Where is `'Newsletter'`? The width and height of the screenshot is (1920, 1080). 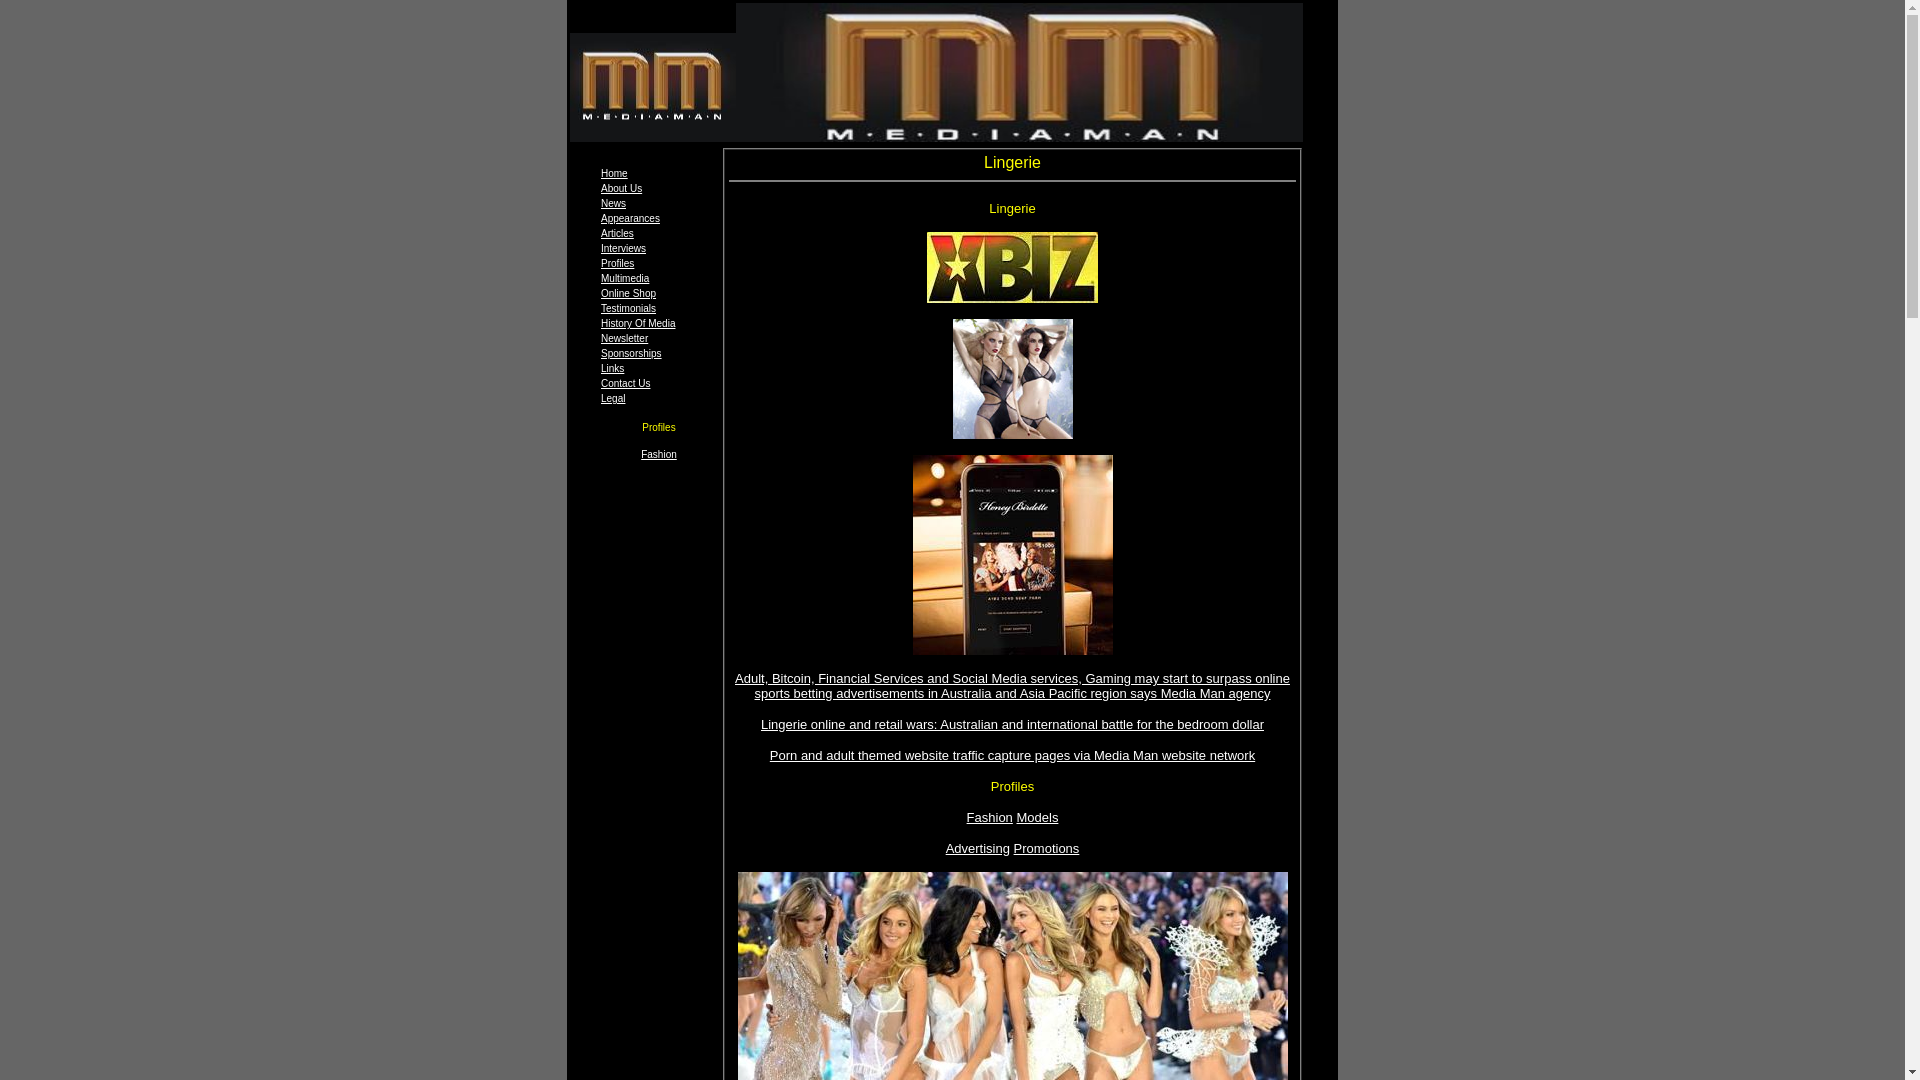
'Newsletter' is located at coordinates (599, 337).